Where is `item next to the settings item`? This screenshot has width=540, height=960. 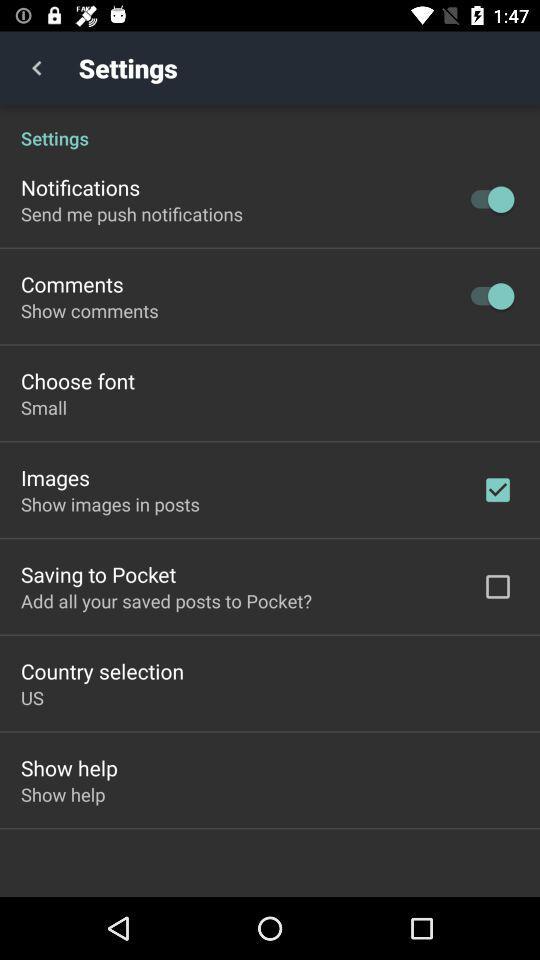
item next to the settings item is located at coordinates (36, 68).